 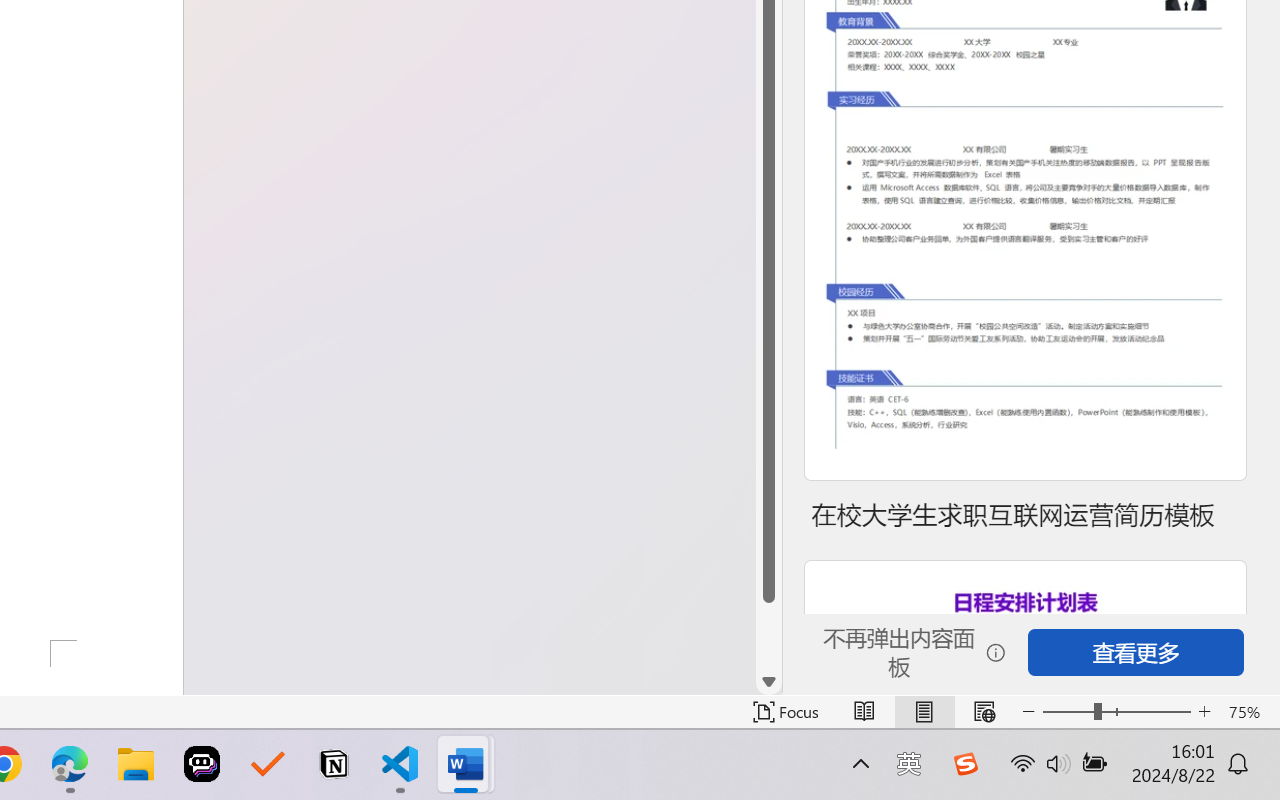 I want to click on 'Line down', so click(x=768, y=682).